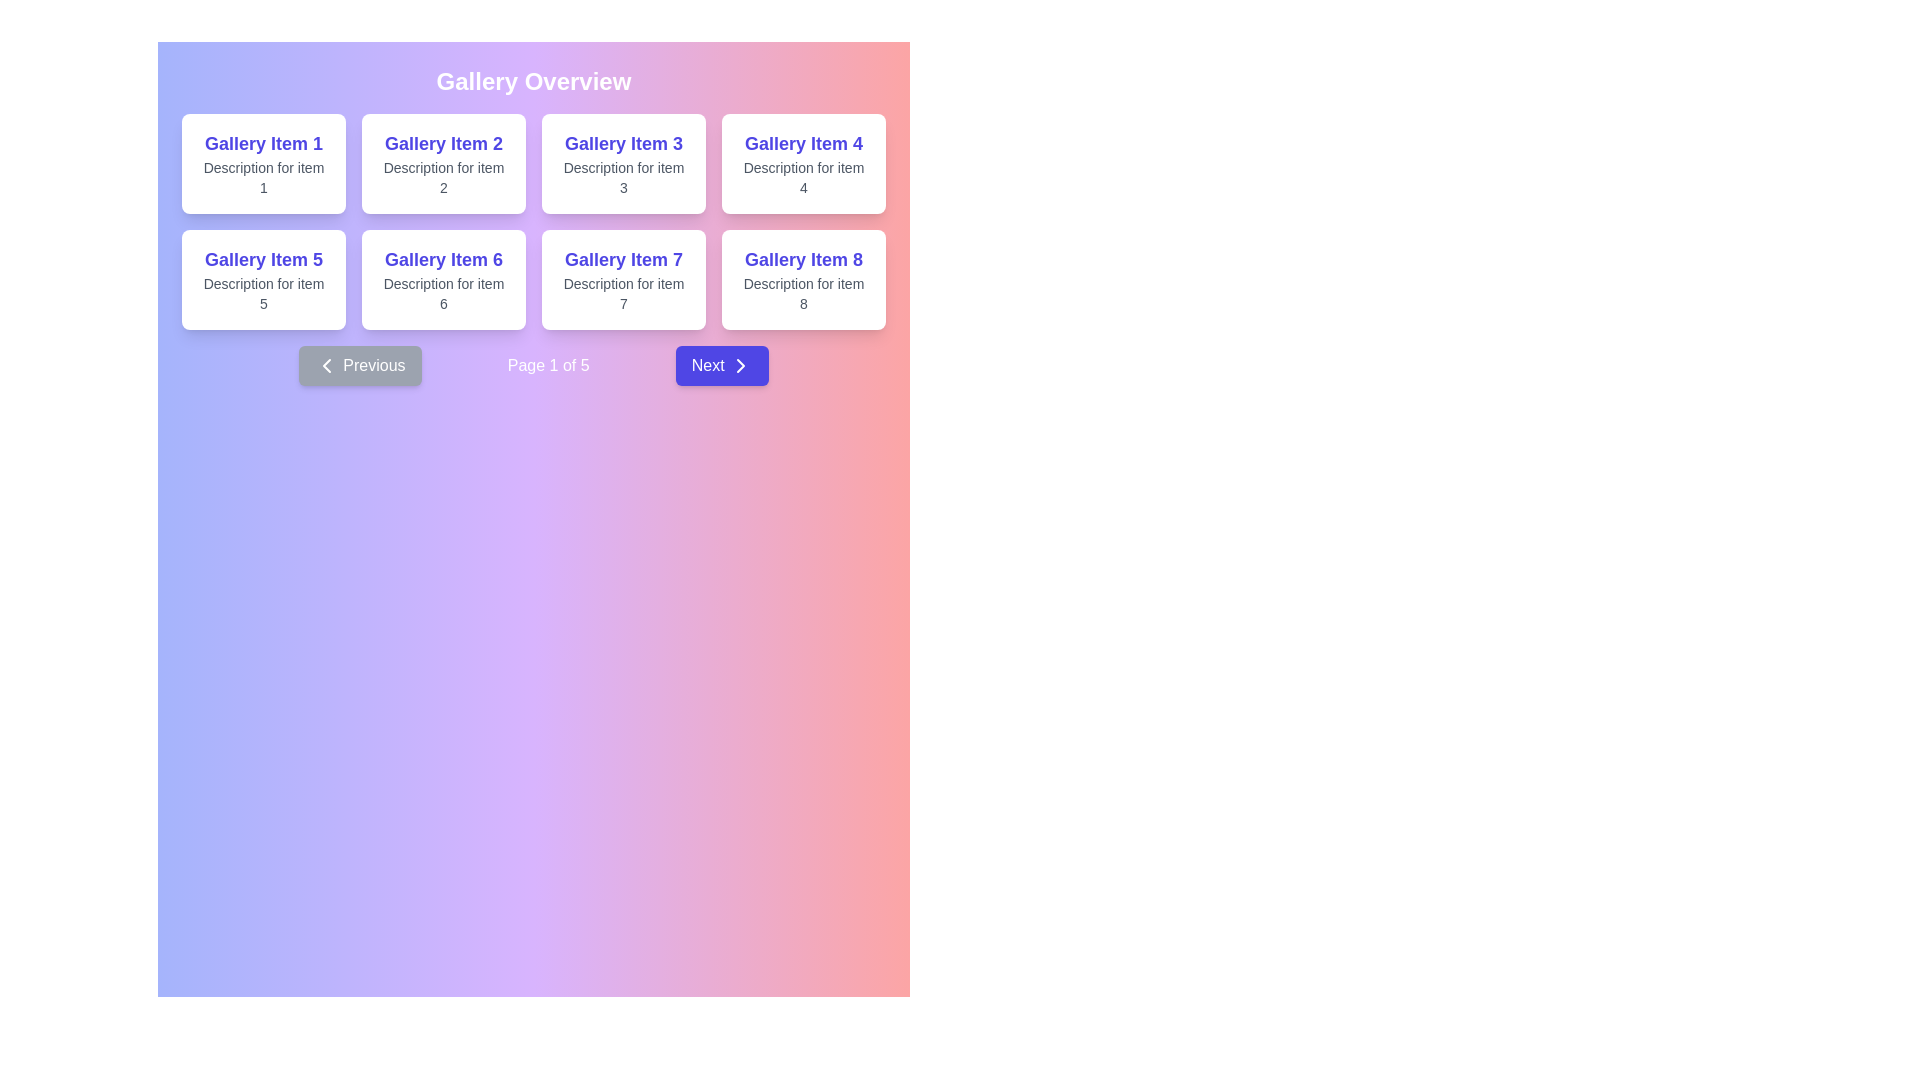  Describe the element at coordinates (360, 366) in the screenshot. I see `the navigation button located to the left of the 'Page 1 of 5' text` at that location.